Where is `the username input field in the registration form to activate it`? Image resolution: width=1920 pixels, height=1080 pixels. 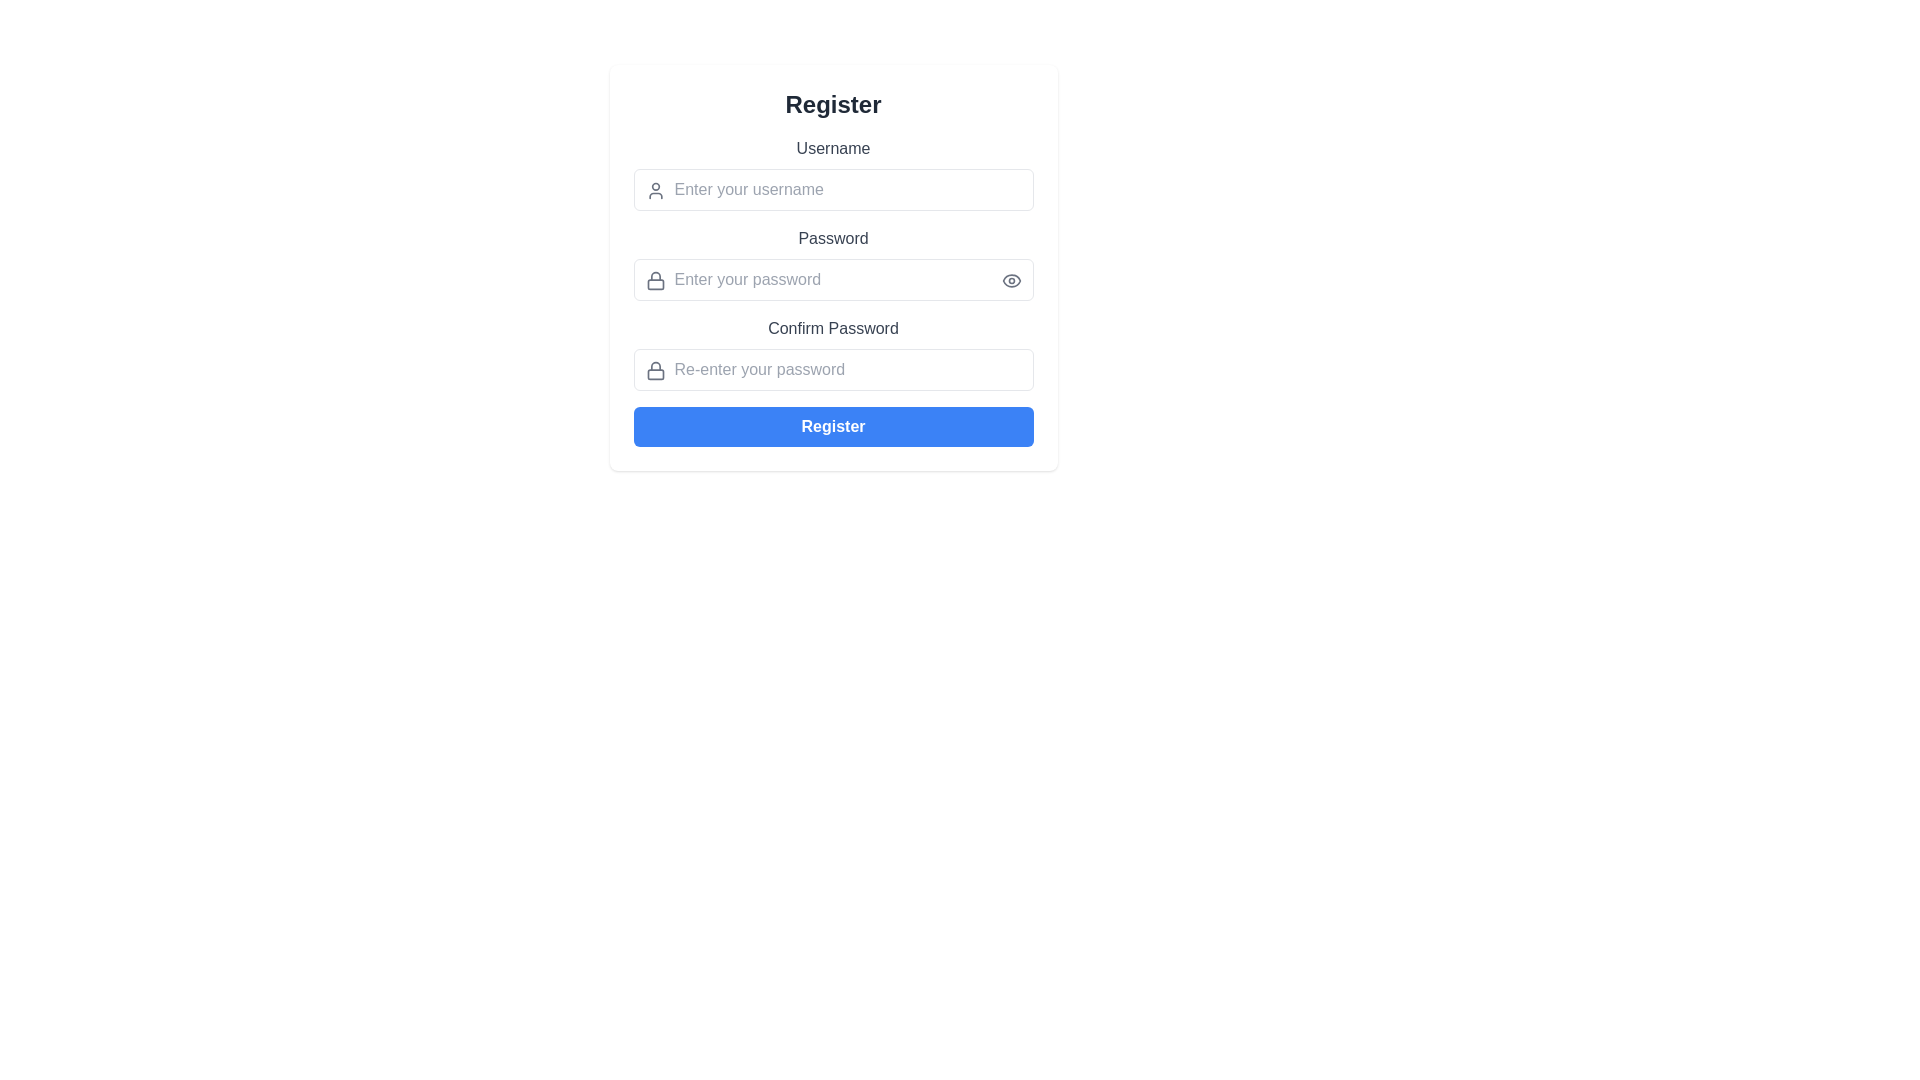 the username input field in the registration form to activate it is located at coordinates (833, 172).